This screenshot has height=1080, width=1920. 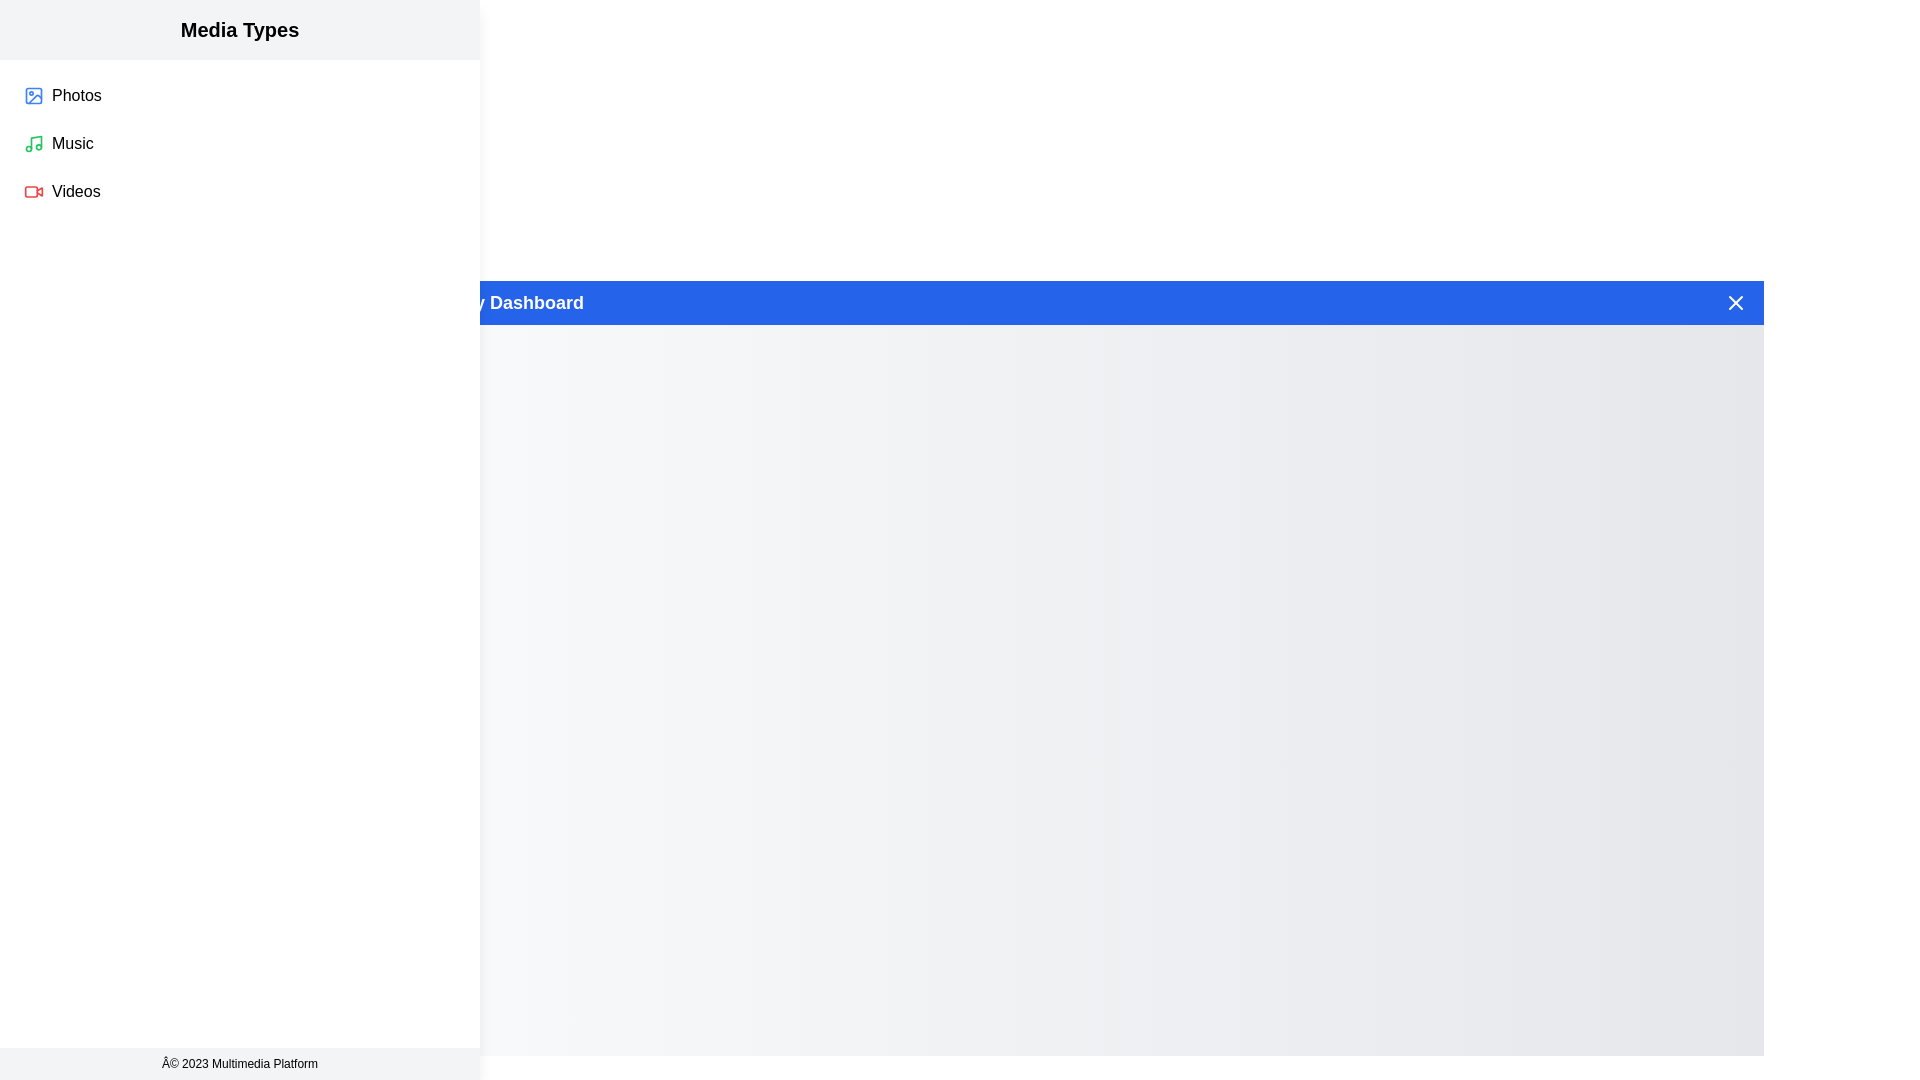 What do you see at coordinates (240, 192) in the screenshot?
I see `the 'Videos' button, which is the third item` at bounding box center [240, 192].